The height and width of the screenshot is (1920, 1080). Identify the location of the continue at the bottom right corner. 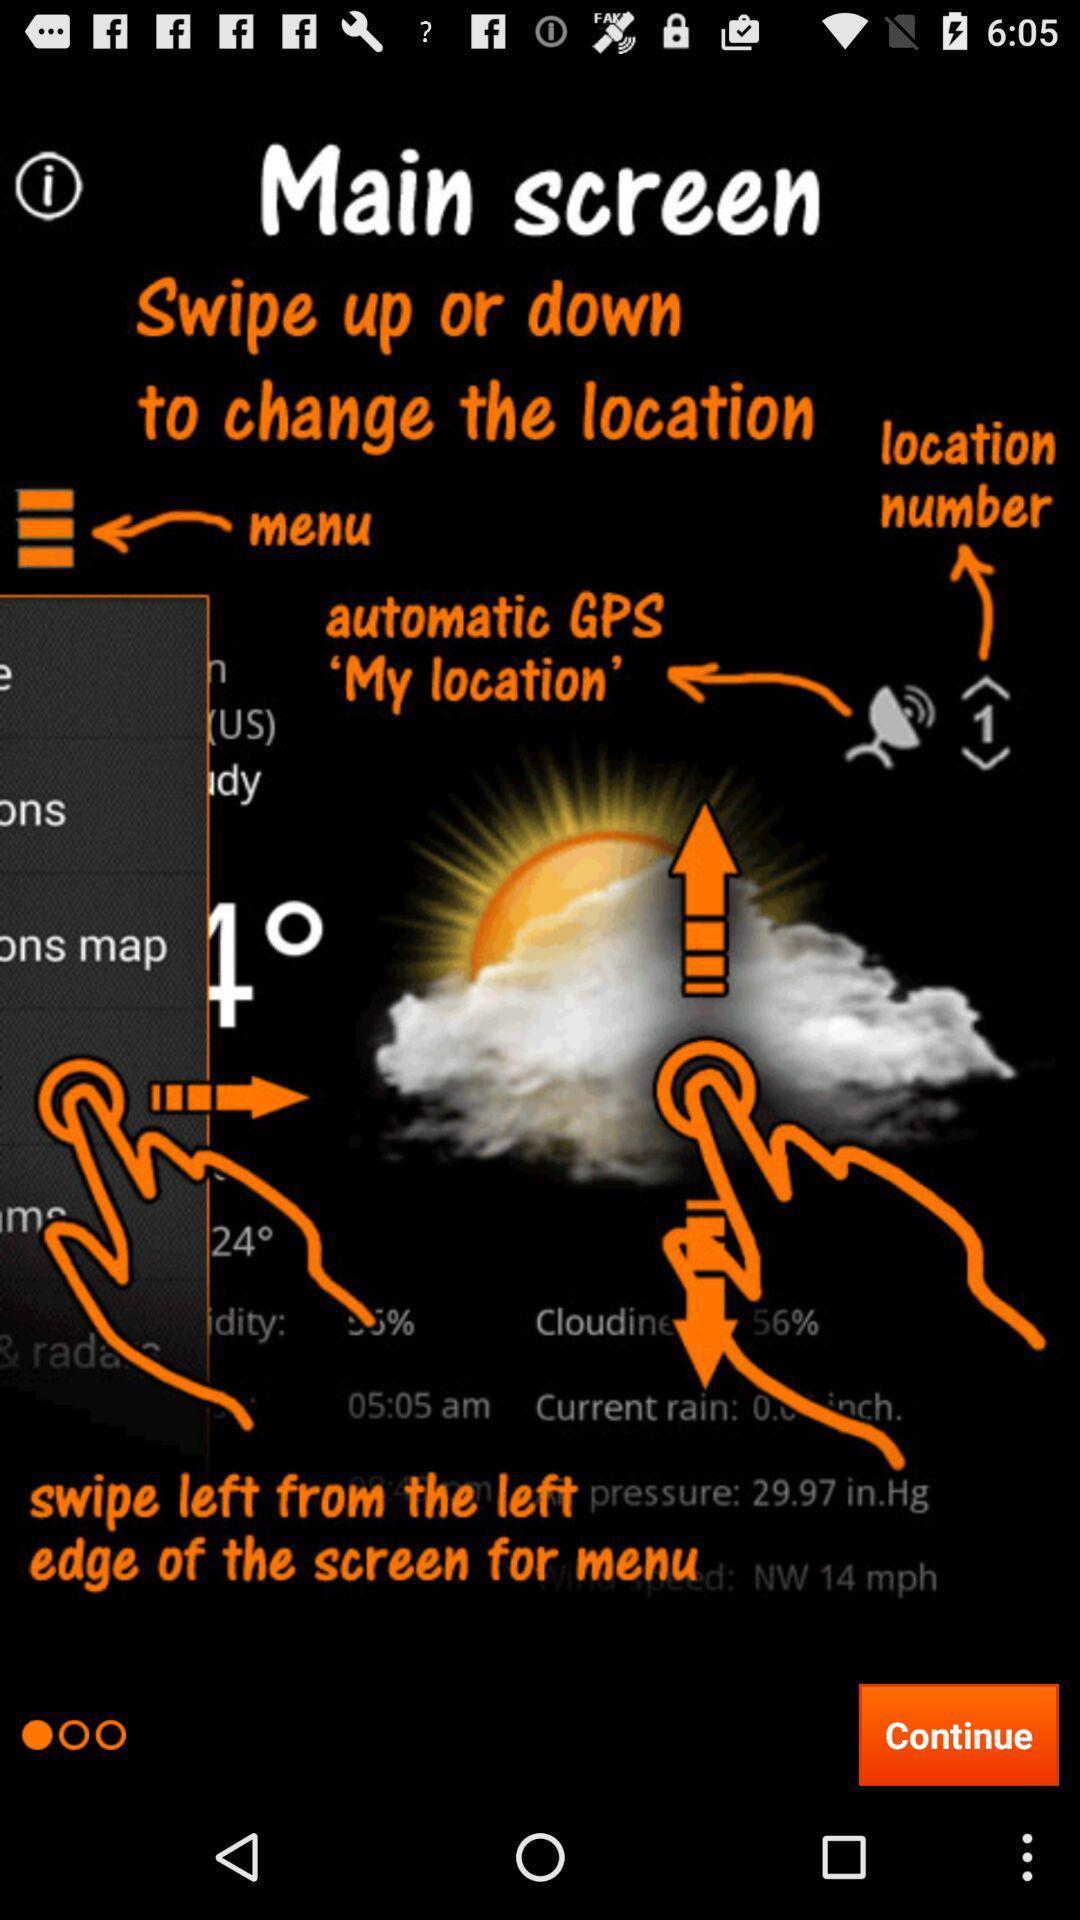
(957, 1733).